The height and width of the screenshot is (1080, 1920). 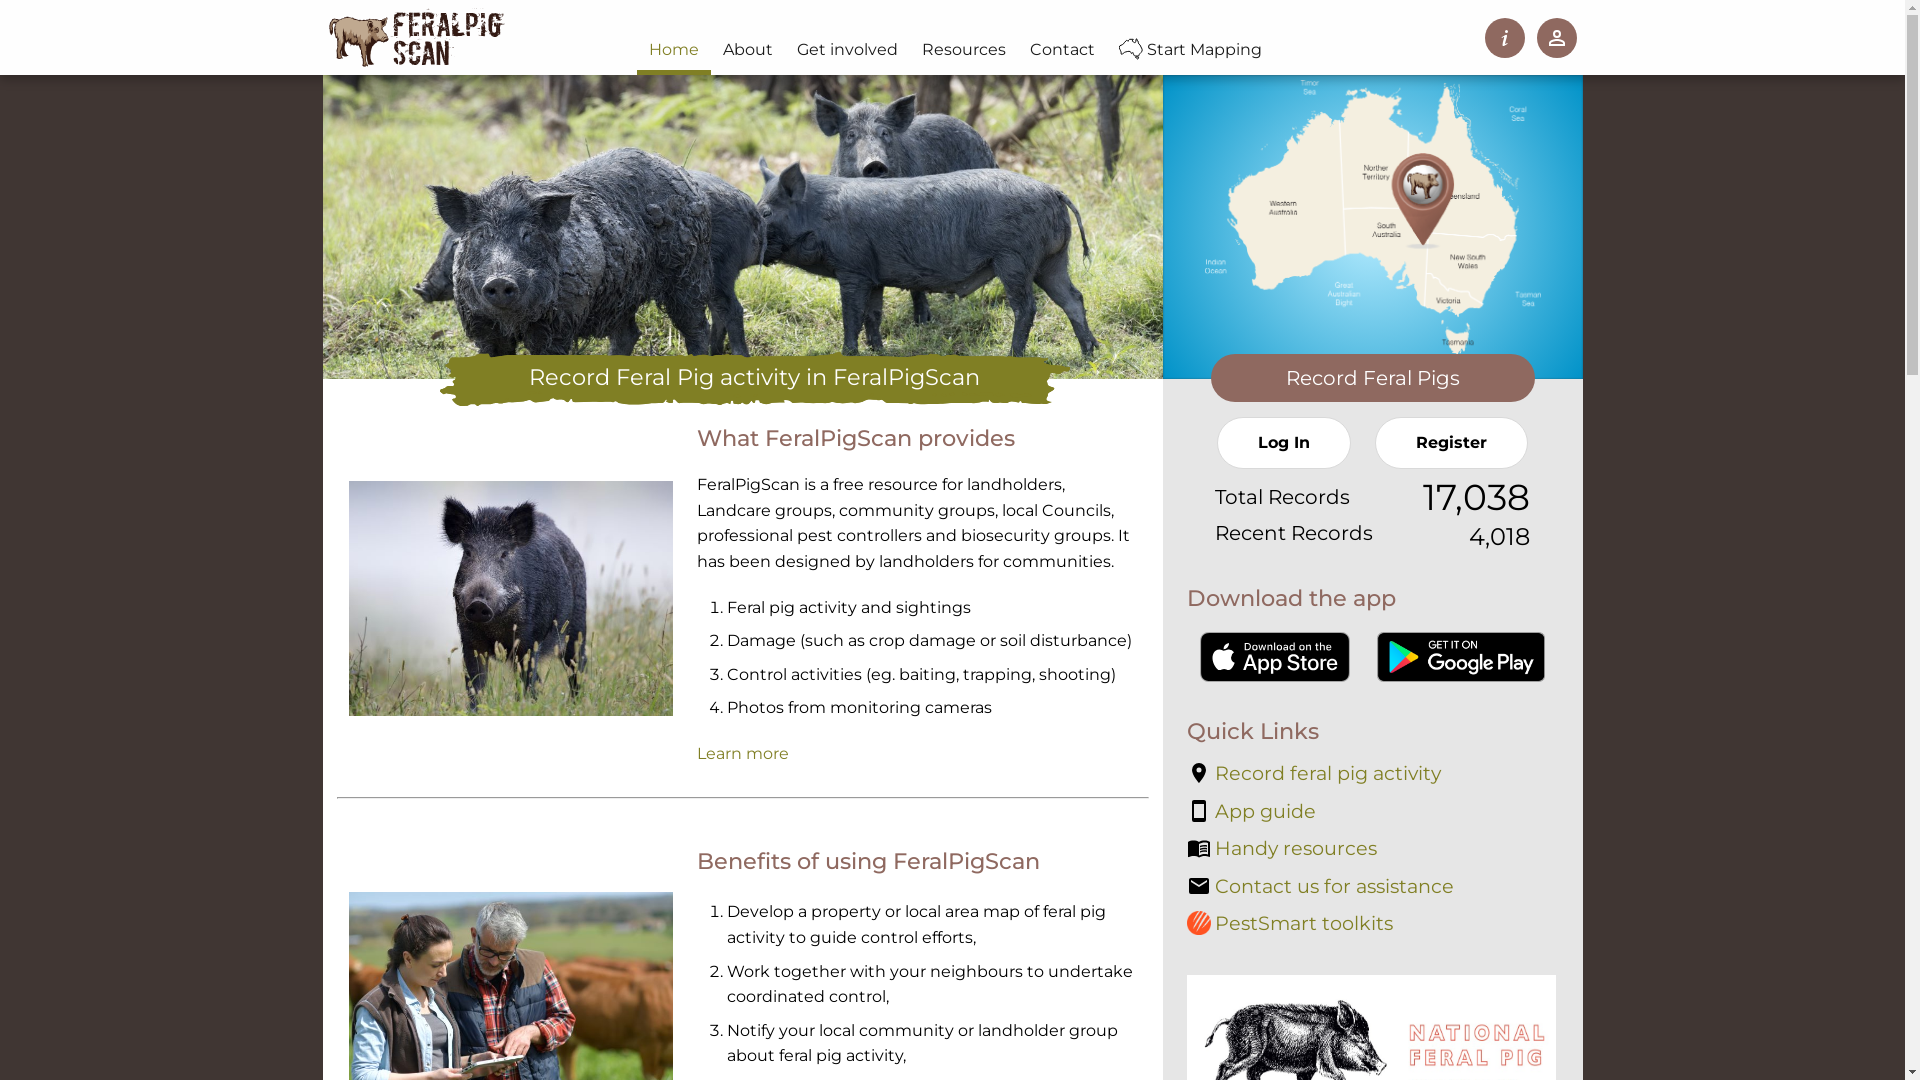 What do you see at coordinates (1503, 38) in the screenshot?
I see `'Instructions'` at bounding box center [1503, 38].